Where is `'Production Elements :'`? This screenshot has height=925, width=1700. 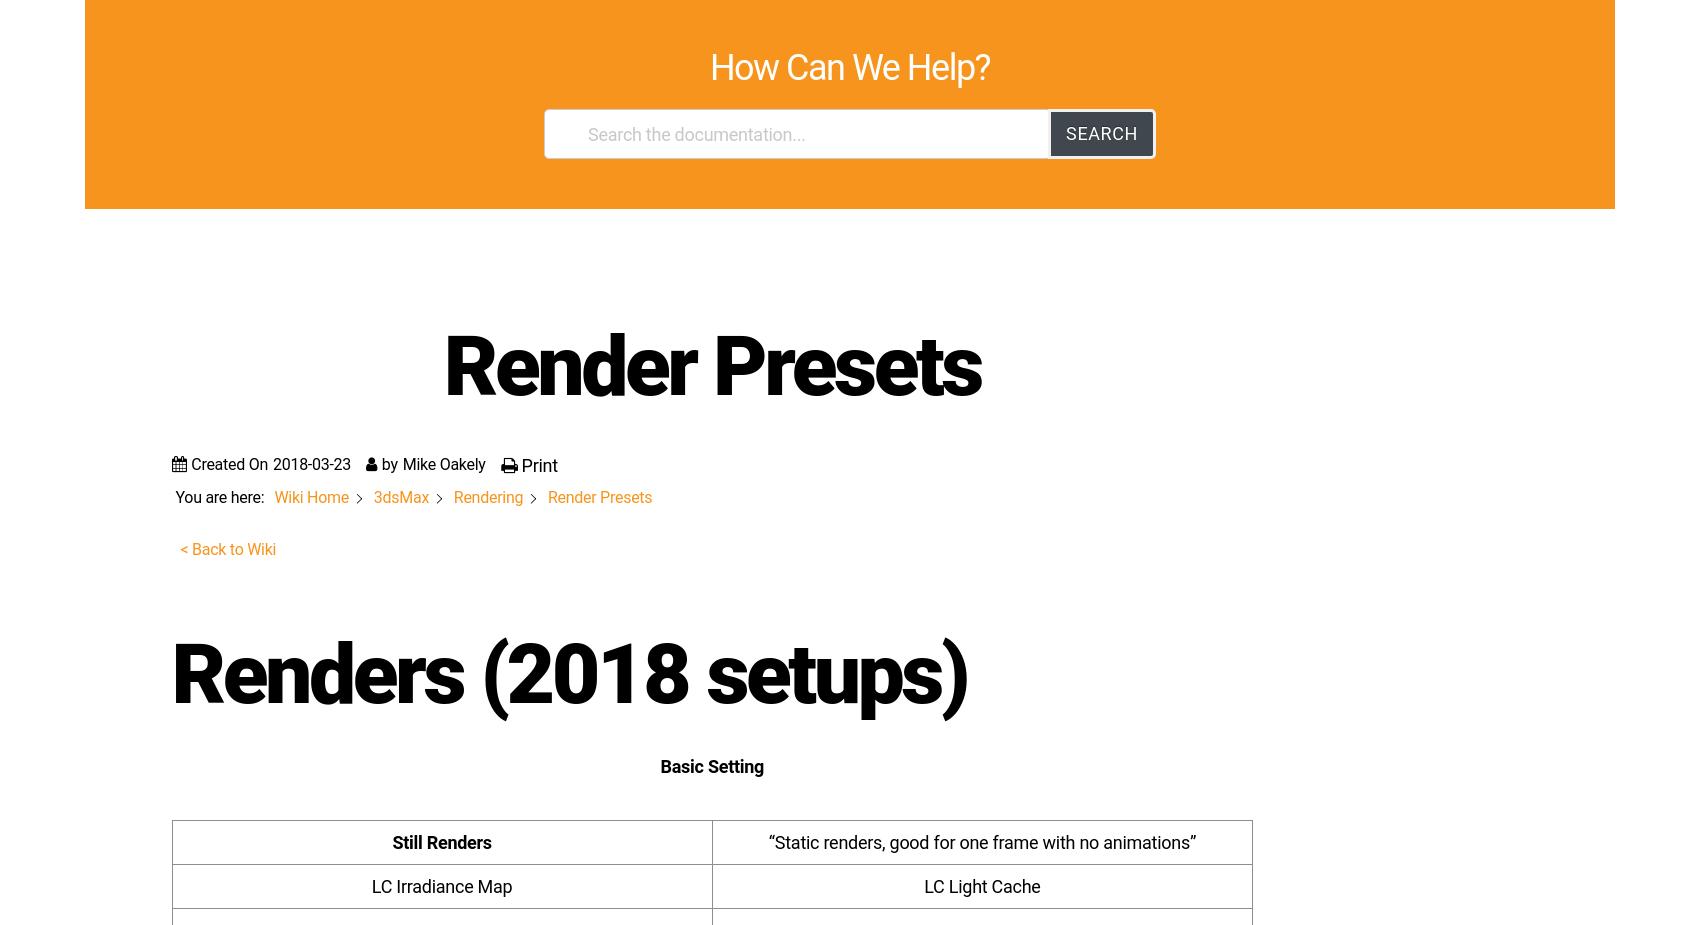
'Production Elements :' is located at coordinates (277, 590).